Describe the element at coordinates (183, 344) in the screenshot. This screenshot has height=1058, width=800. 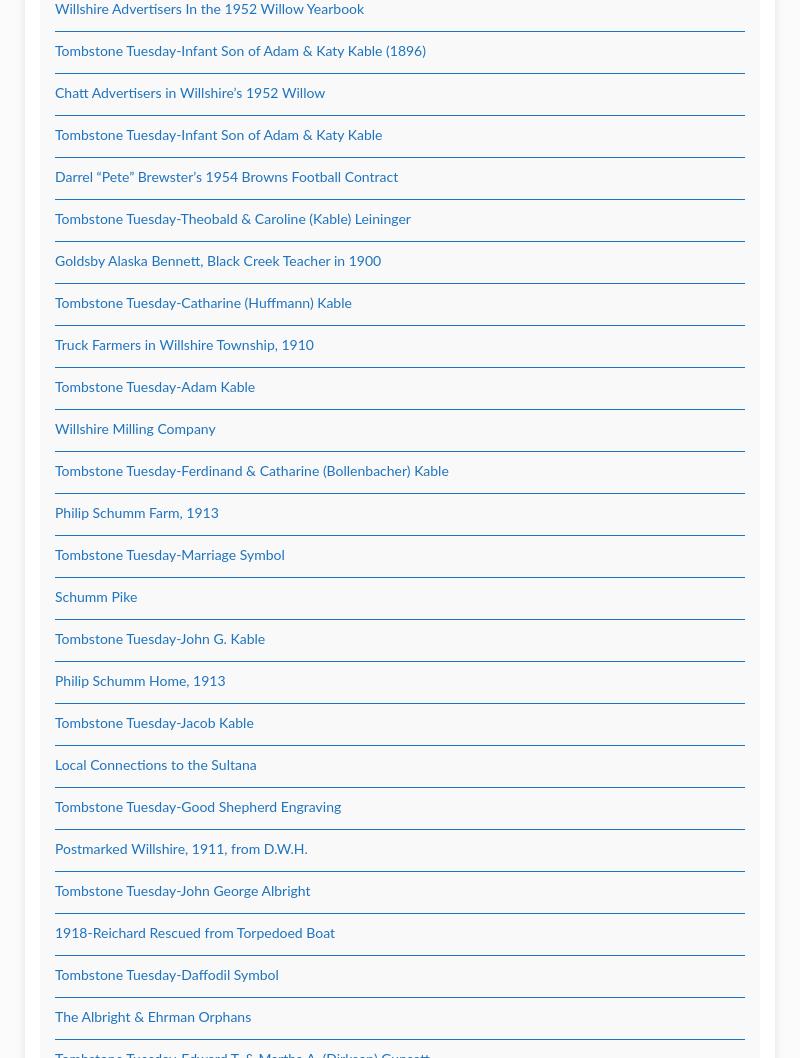
I see `'Truck Farmers in Willshire Township, 1910'` at that location.